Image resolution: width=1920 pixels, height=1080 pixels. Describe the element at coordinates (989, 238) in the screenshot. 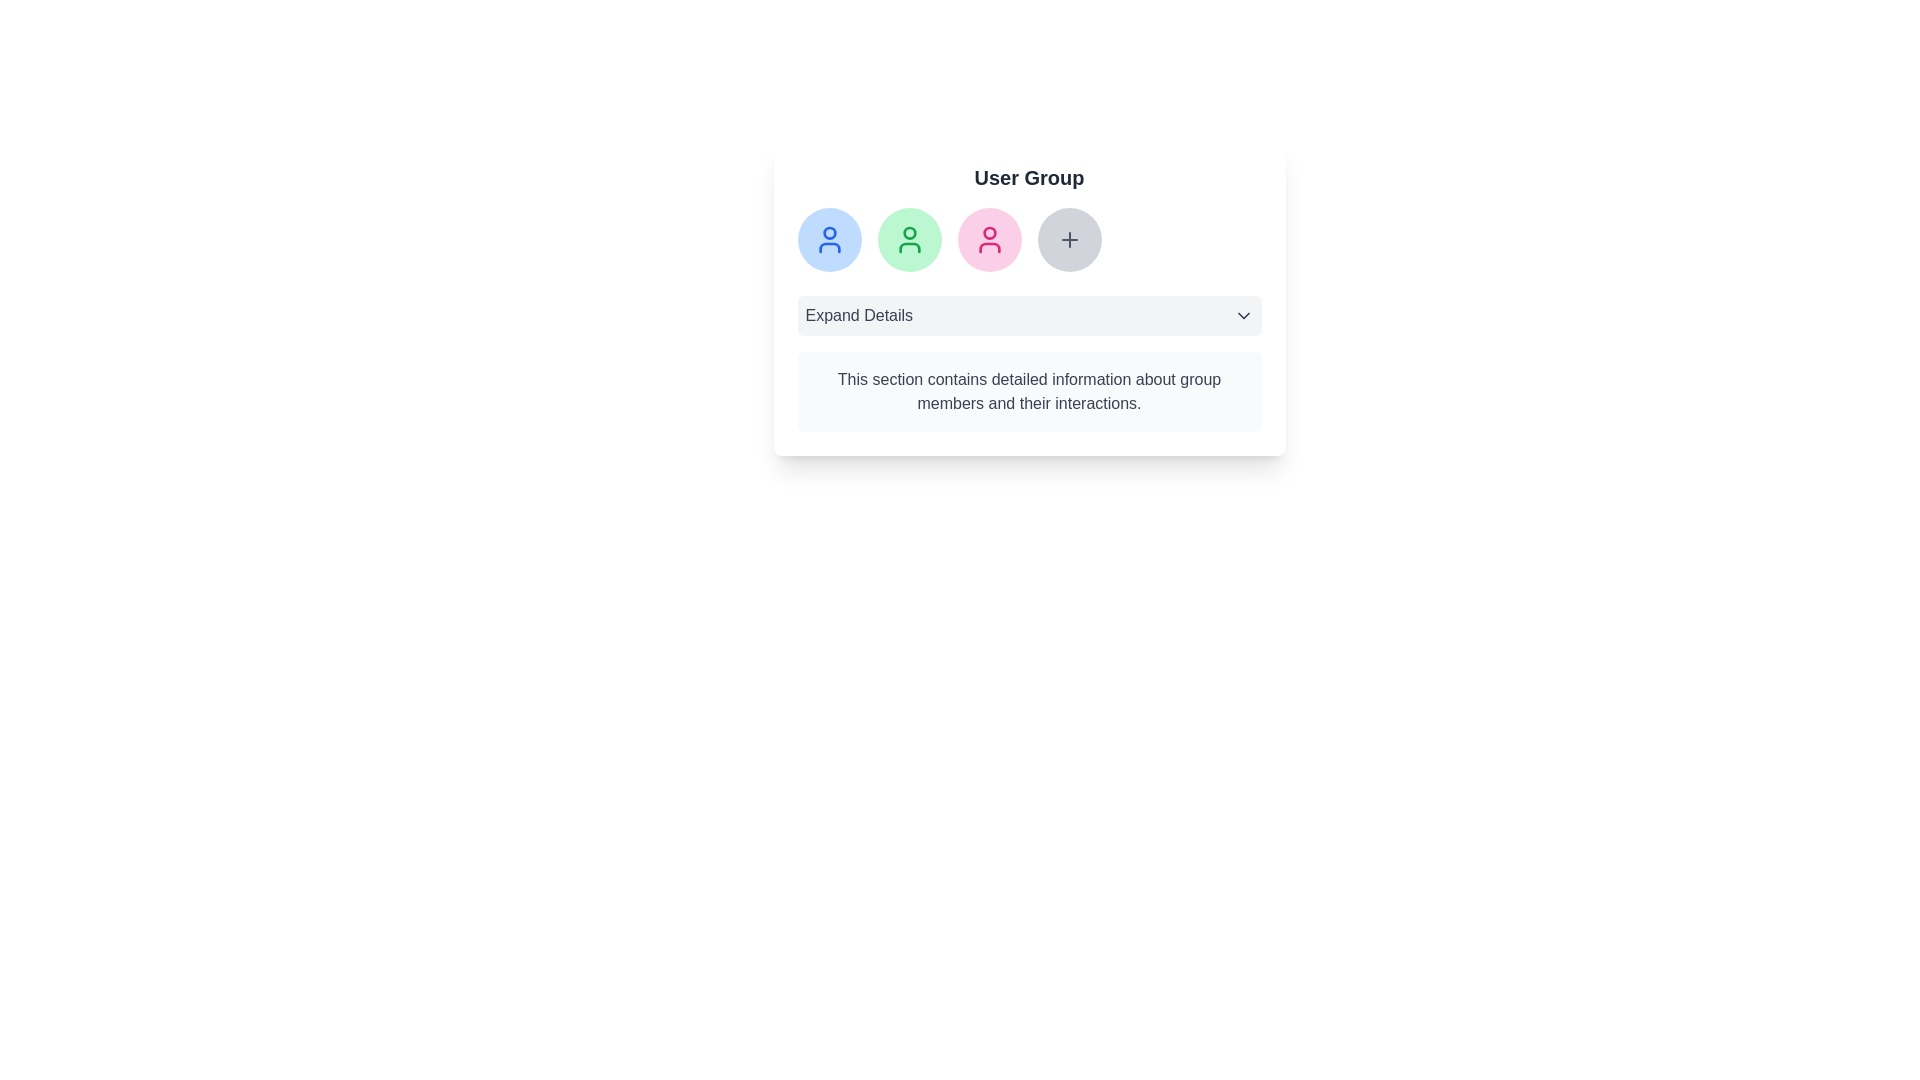

I see `the third icon button in a horizontal group of four, which represents a member feature or user role` at that location.